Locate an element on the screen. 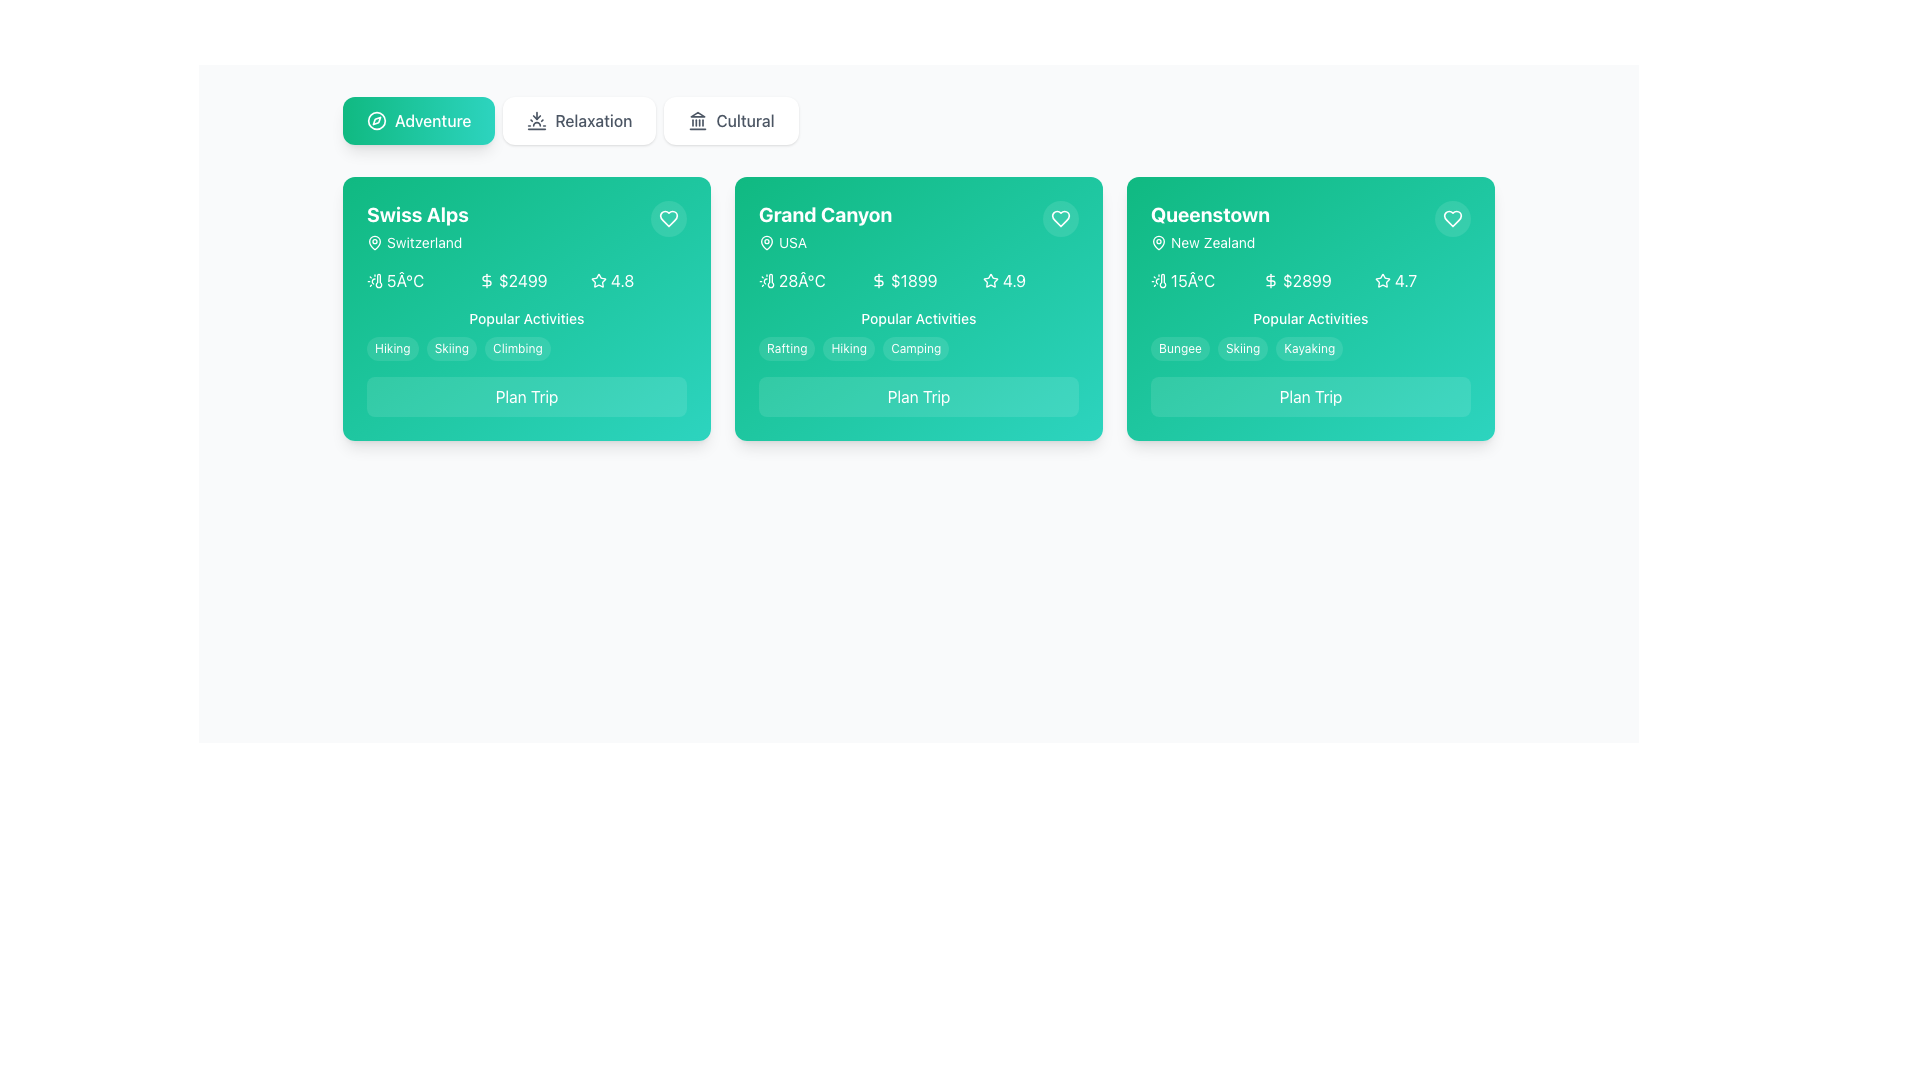 The image size is (1920, 1080). the 'Cultural' button which serves as a label for filtering content related to Cultural activities is located at coordinates (744, 120).